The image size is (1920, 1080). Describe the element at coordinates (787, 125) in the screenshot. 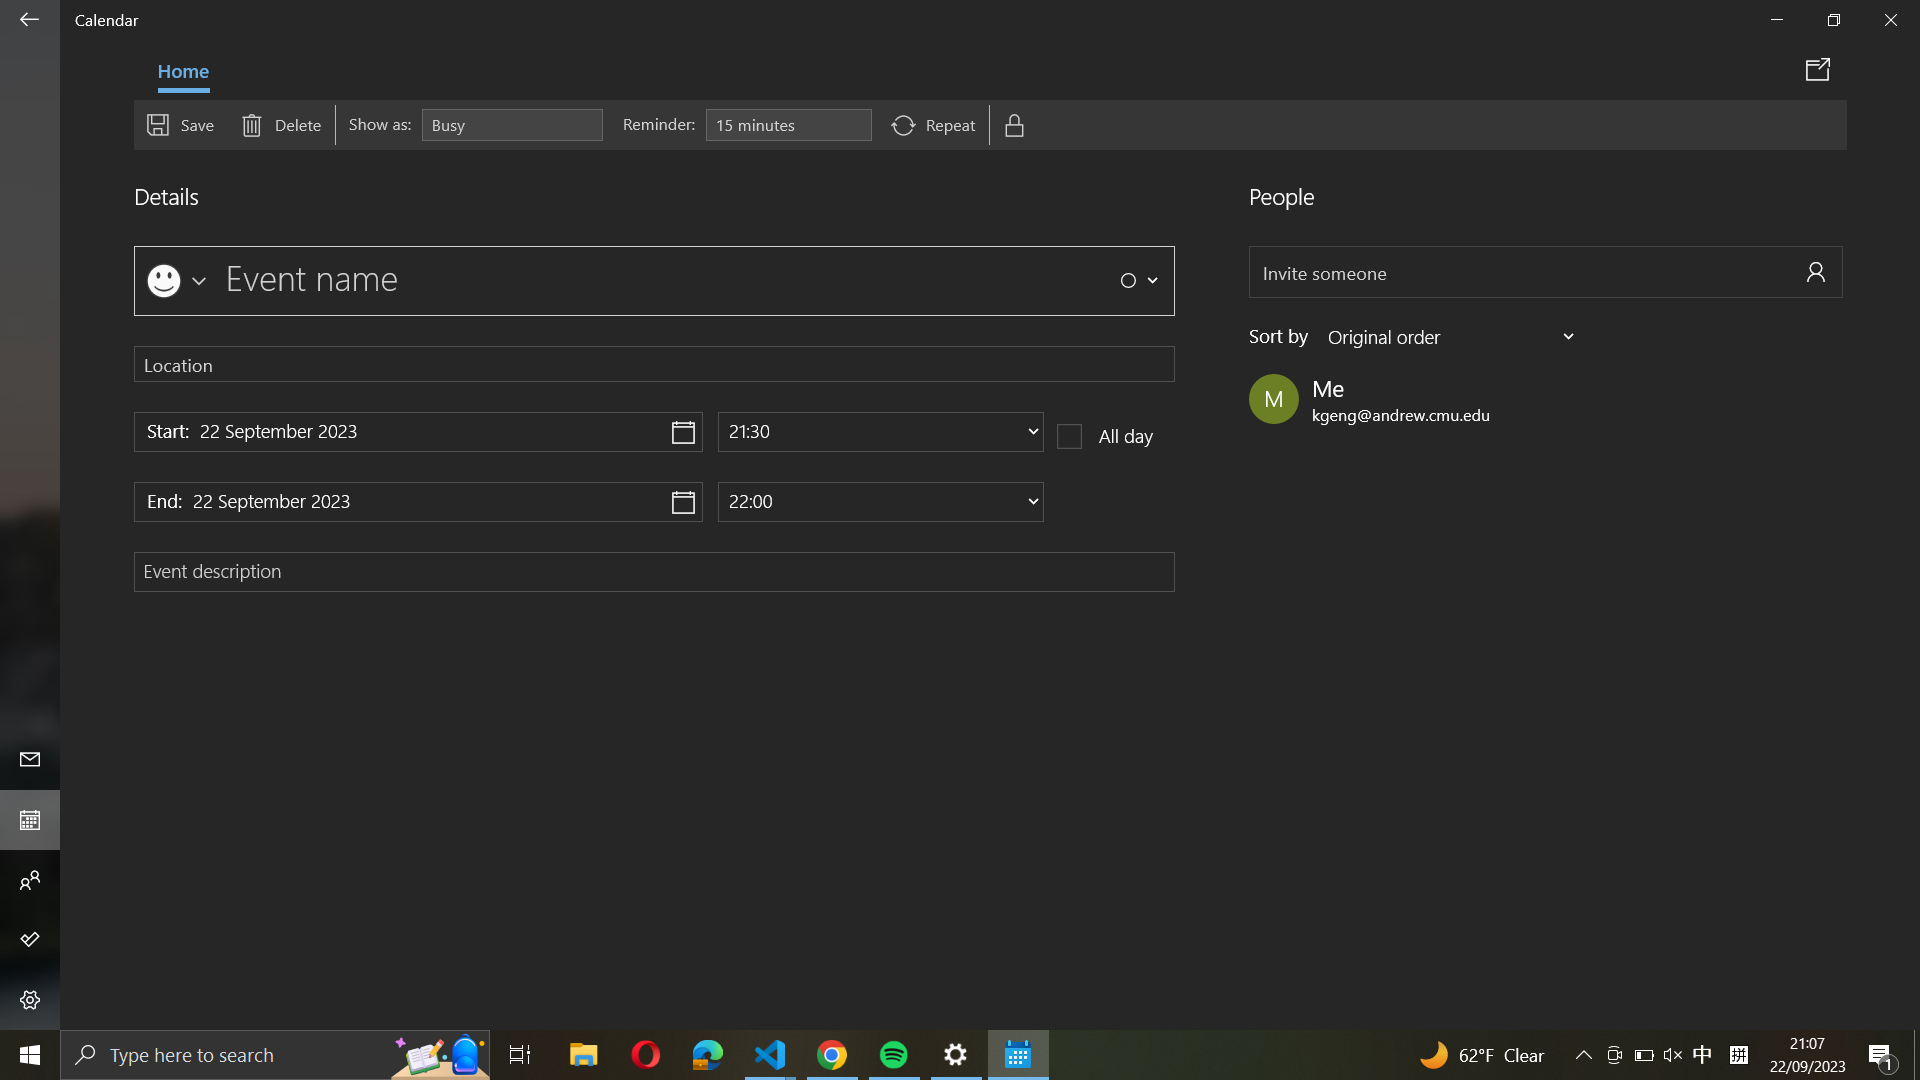

I see `Add a reminder for the event` at that location.